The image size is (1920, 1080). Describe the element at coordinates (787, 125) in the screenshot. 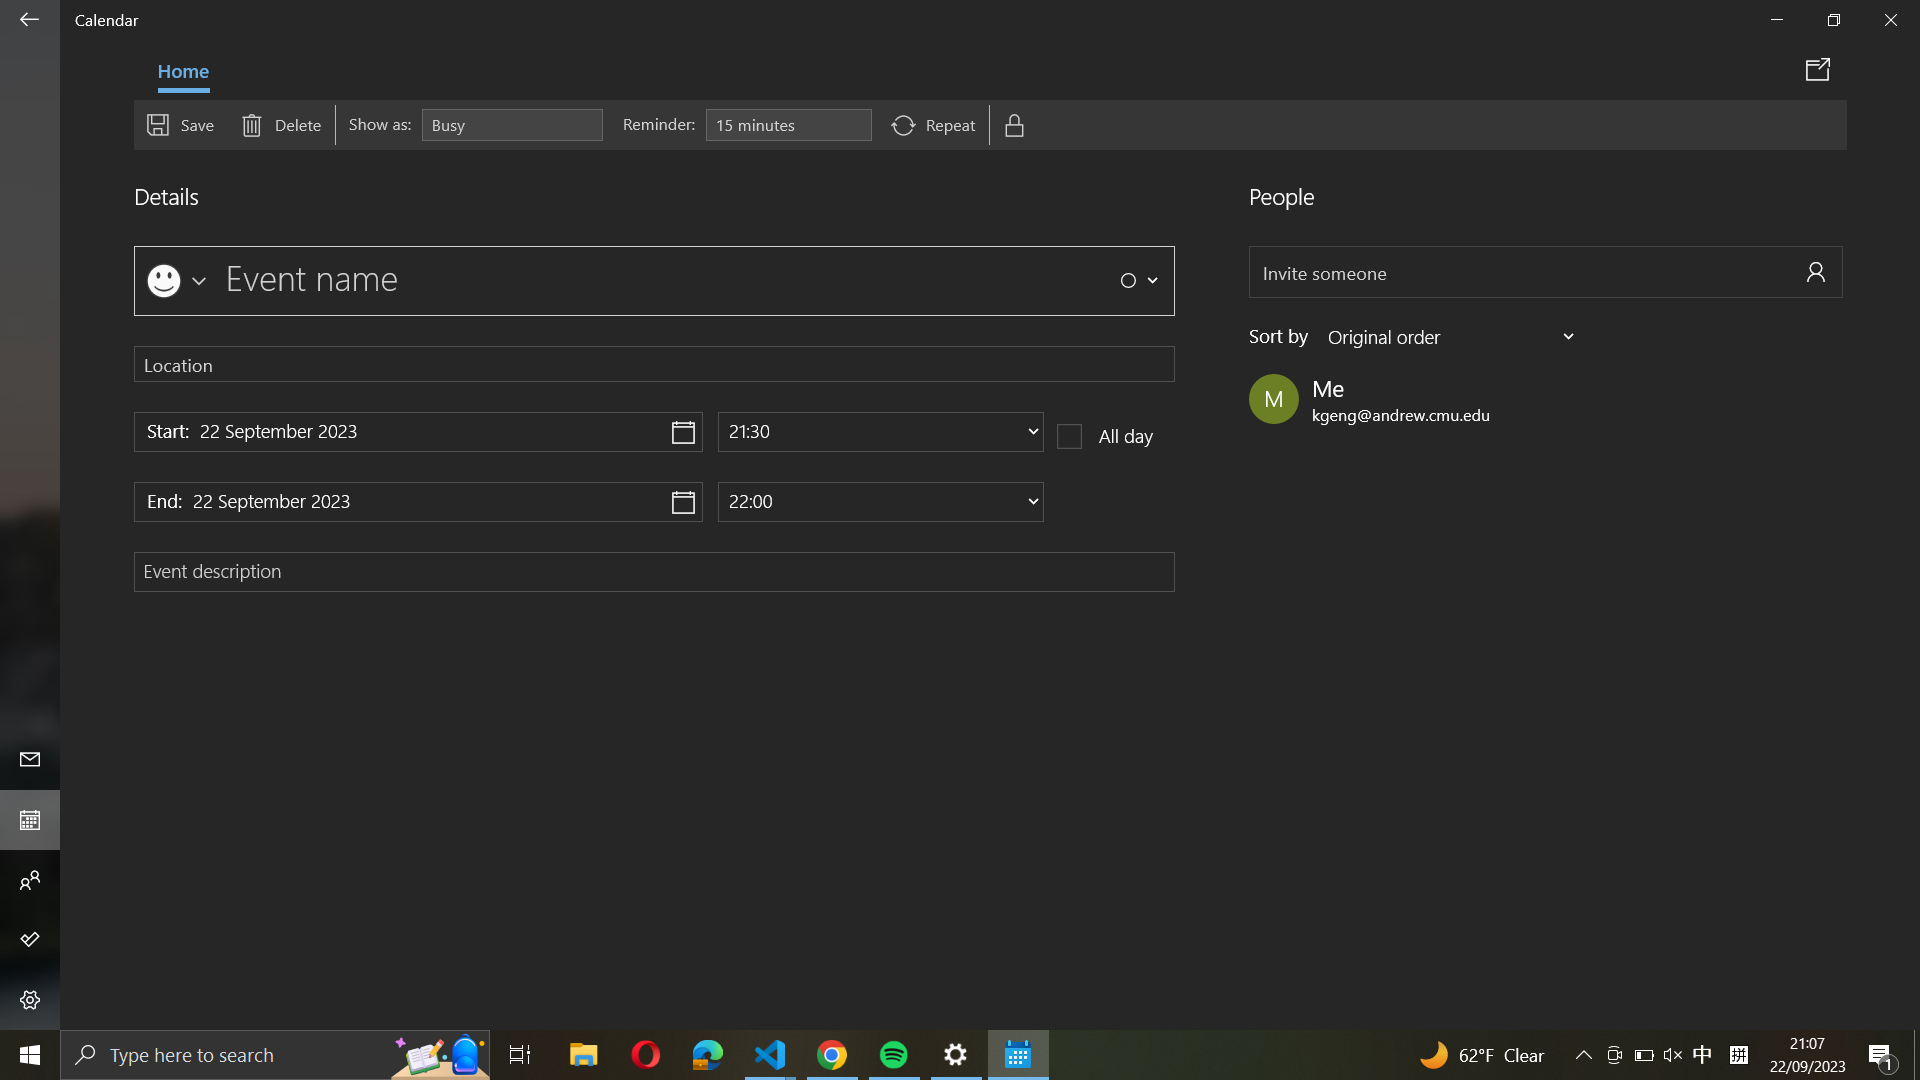

I see `Add a reminder for the event` at that location.